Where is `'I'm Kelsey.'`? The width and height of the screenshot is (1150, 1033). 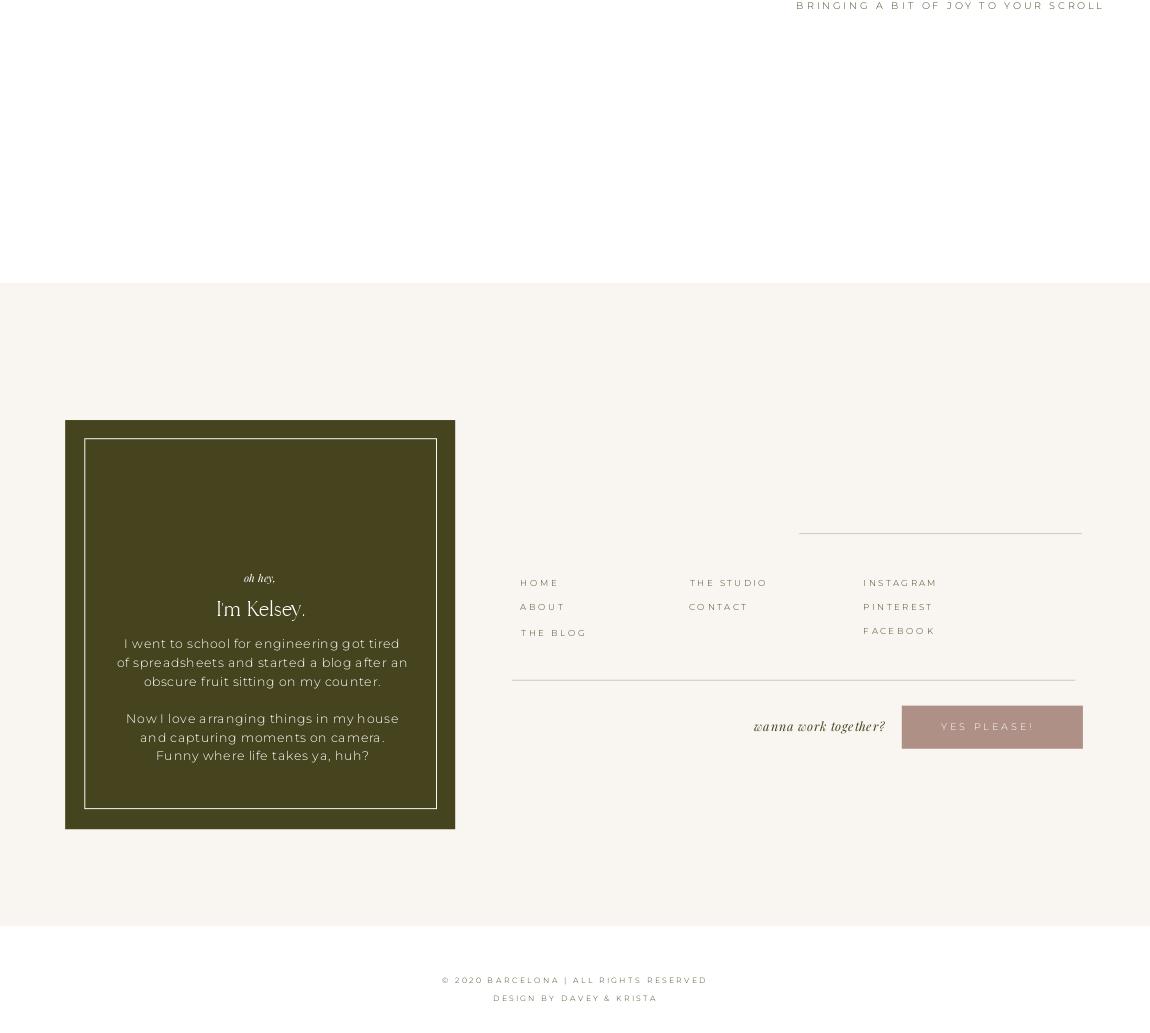 'I'm Kelsey.' is located at coordinates (258, 607).